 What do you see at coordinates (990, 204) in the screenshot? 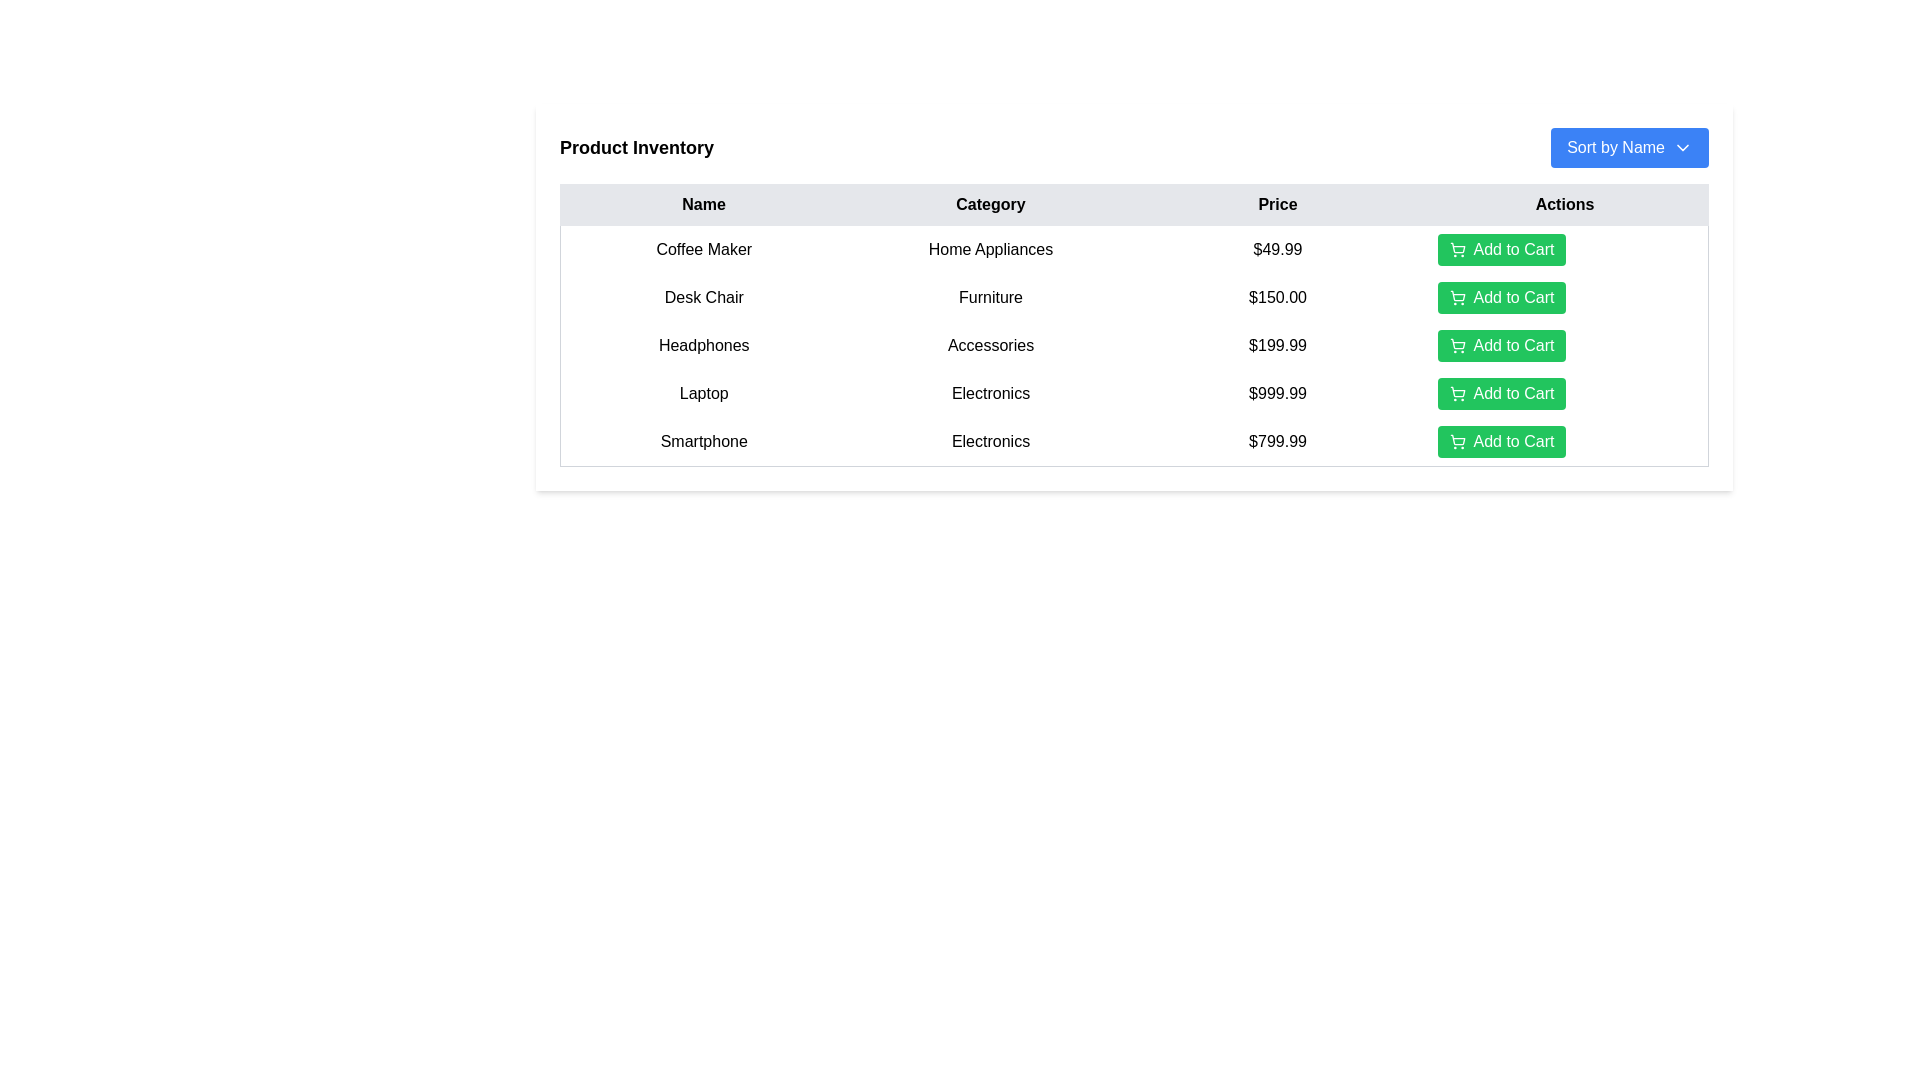
I see `the table header cell labeled 'Category' which is the second column header in a table, centered in a light gray background` at bounding box center [990, 204].